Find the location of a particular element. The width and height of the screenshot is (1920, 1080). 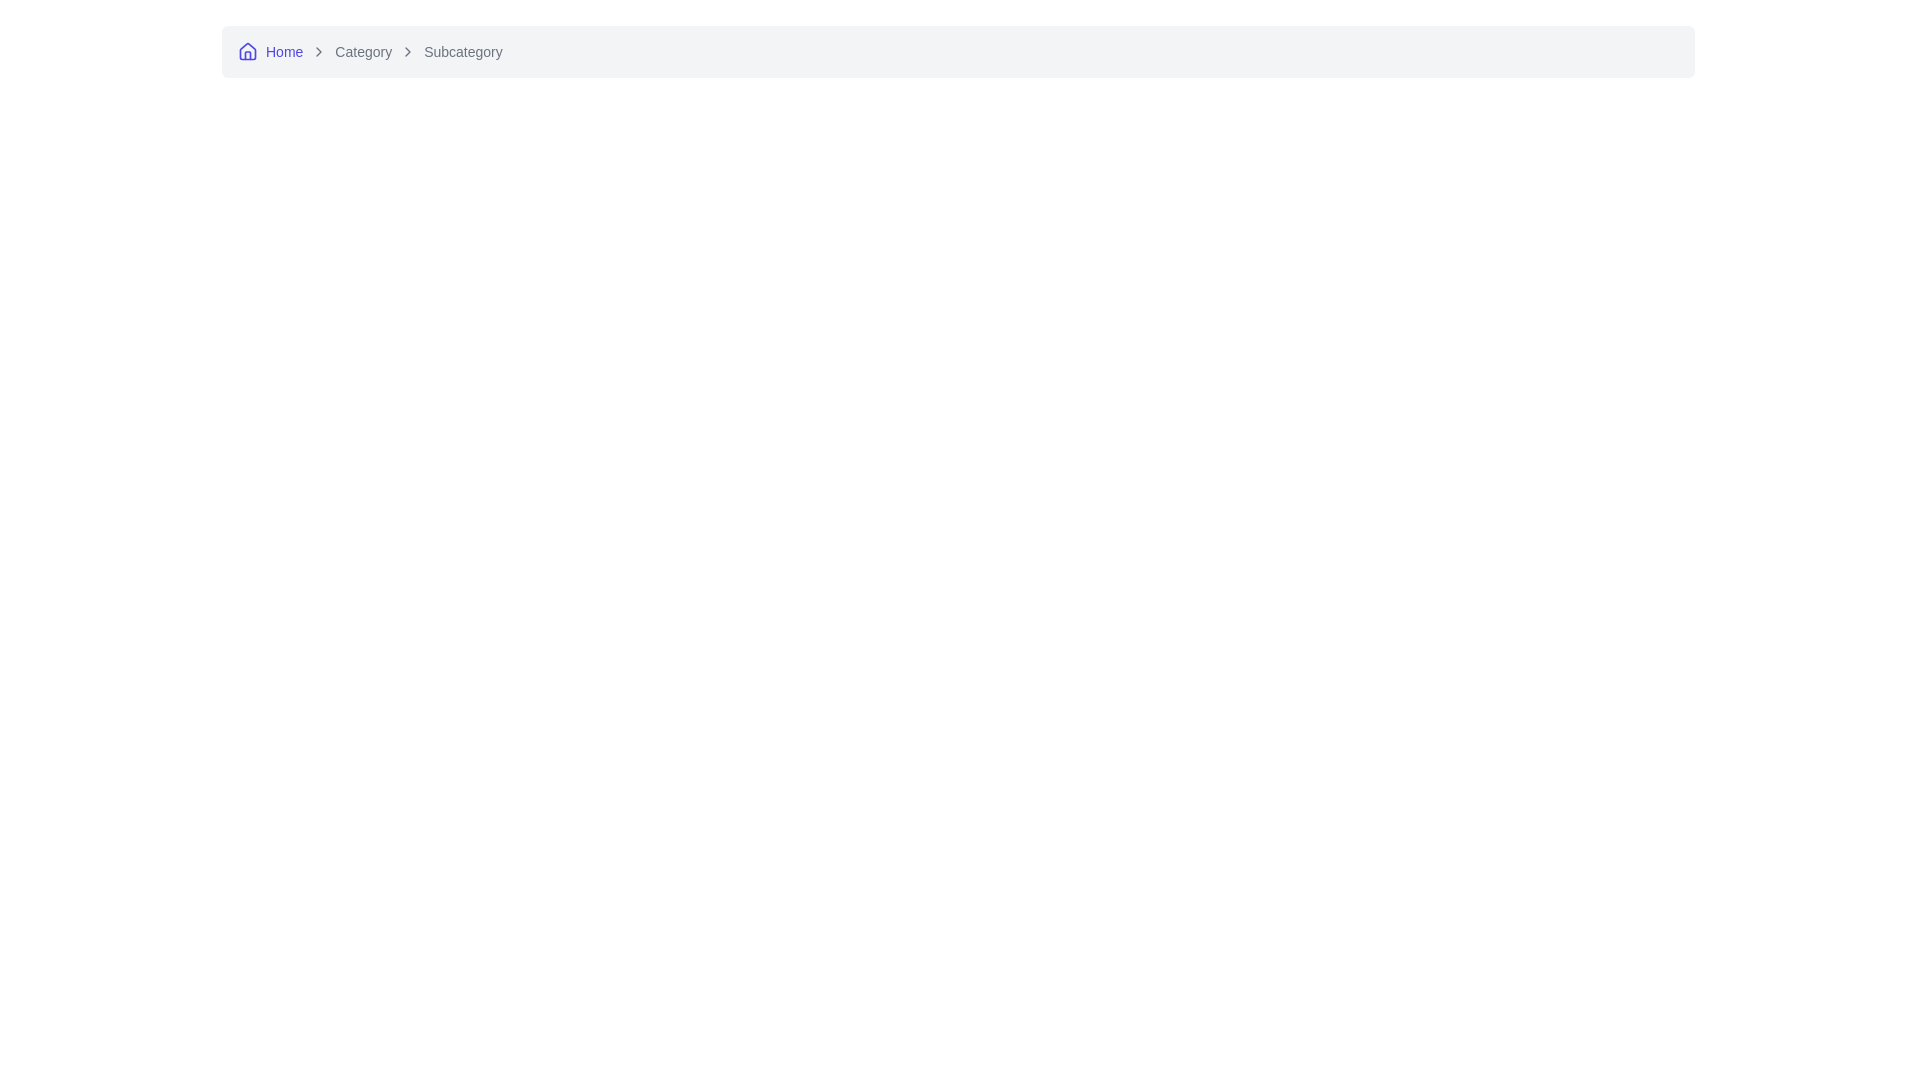

the static text element located in the breadcrumb navigation bar, positioned between 'Home' and 'Subcategory', which indicates the current category or navigation step is located at coordinates (363, 50).